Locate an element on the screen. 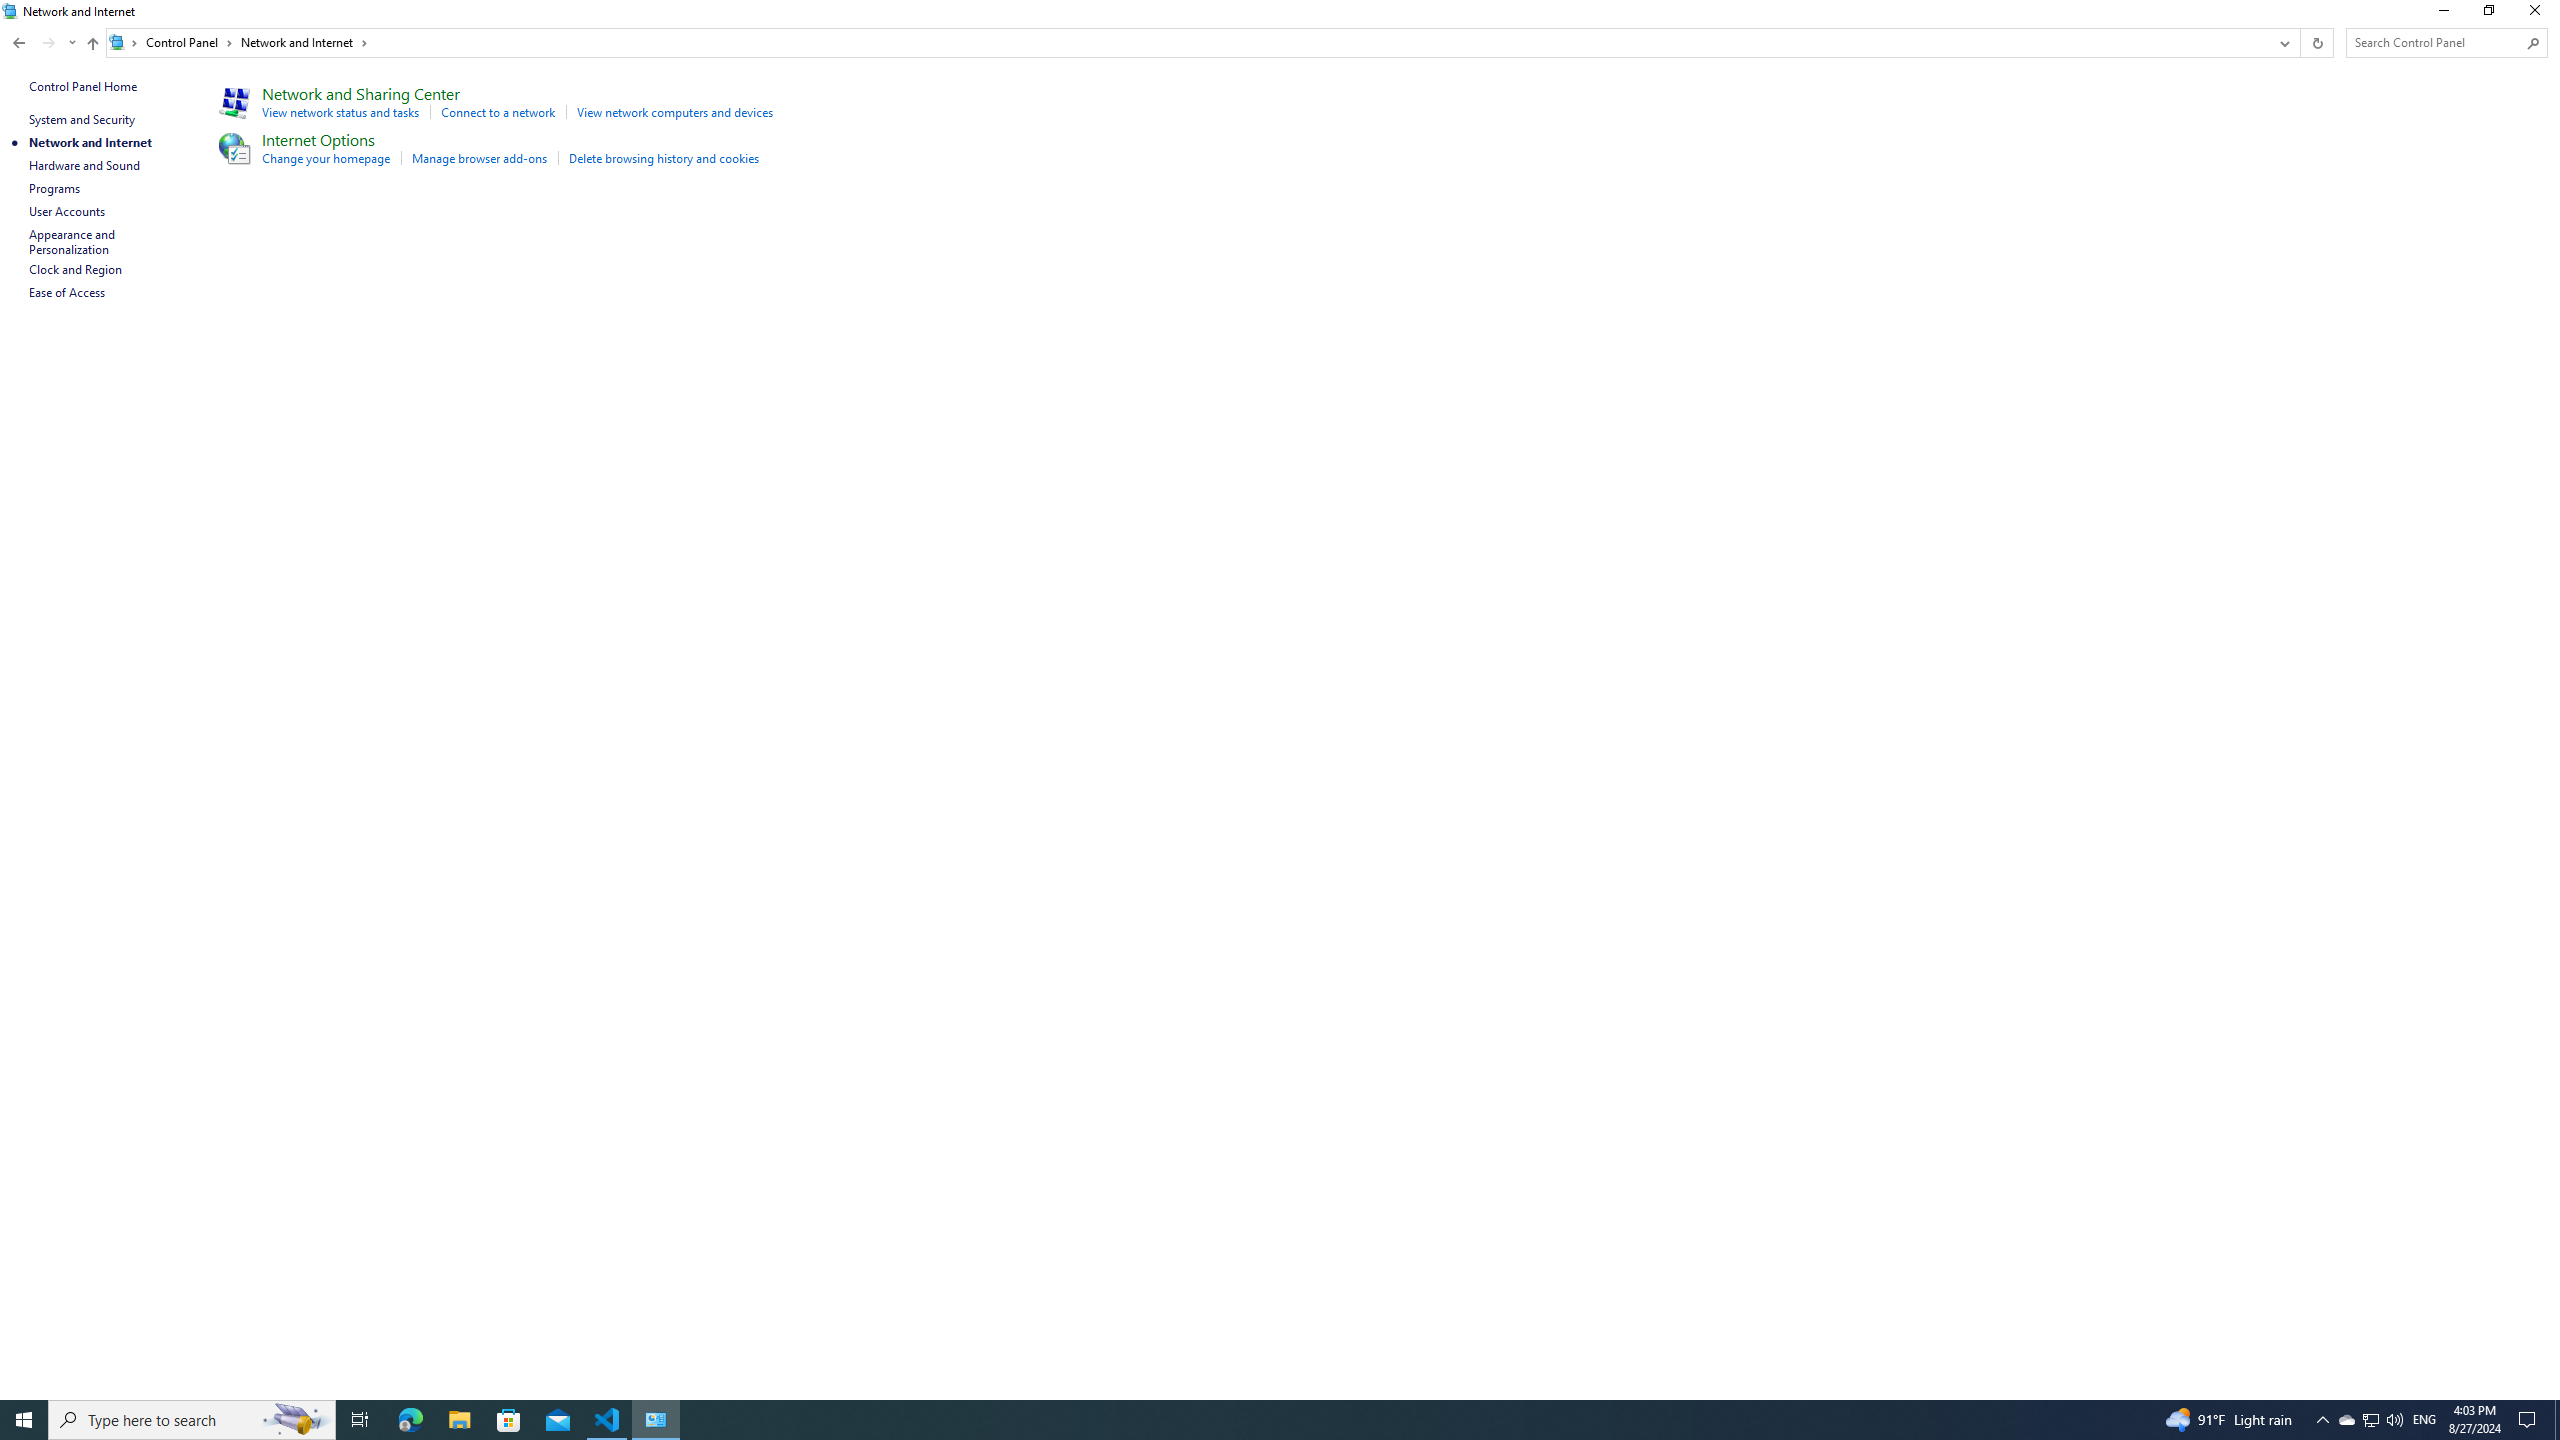 The width and height of the screenshot is (2560, 1440). 'Control Panel - 1 running window' is located at coordinates (656, 1418).